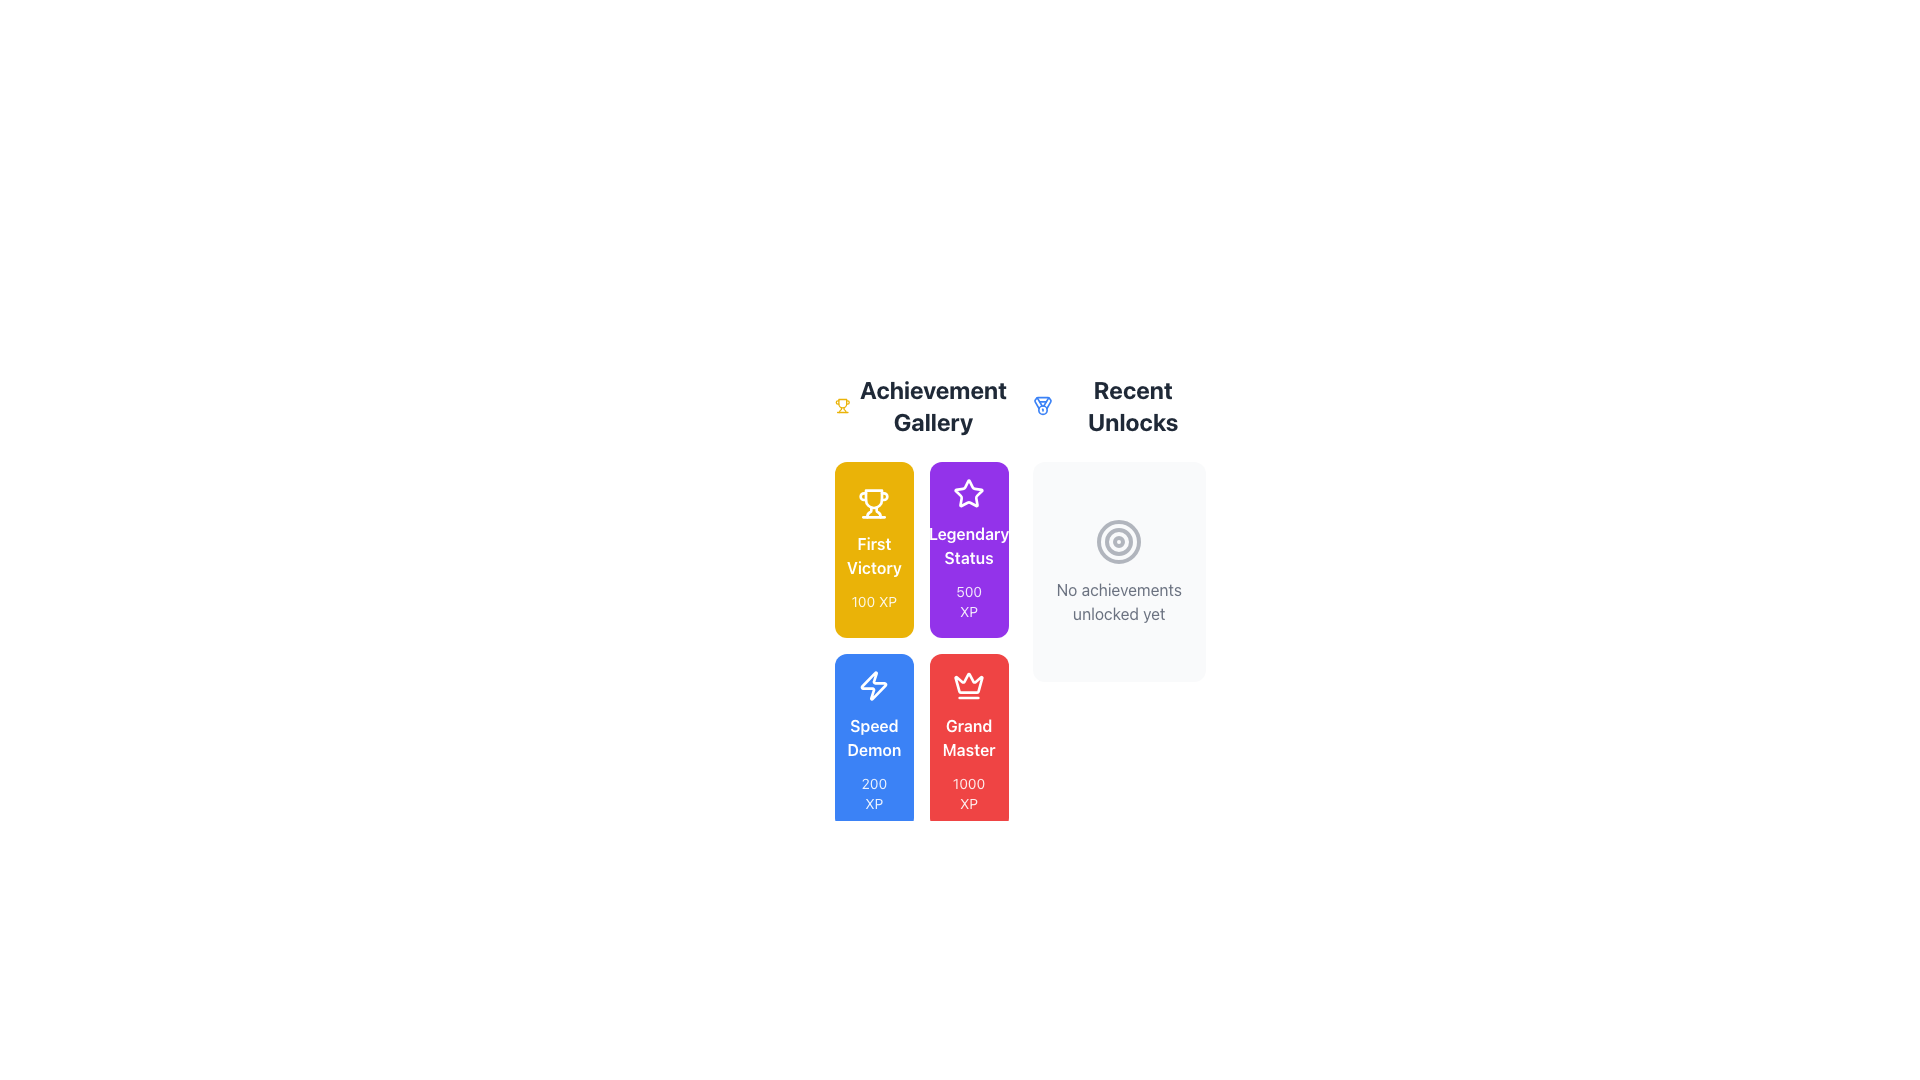  What do you see at coordinates (1118, 542) in the screenshot?
I see `the Decorative Icon in the 'Recent Unlocks' section, which enhances the visual context above the text 'No achievements unlocked yet.'` at bounding box center [1118, 542].